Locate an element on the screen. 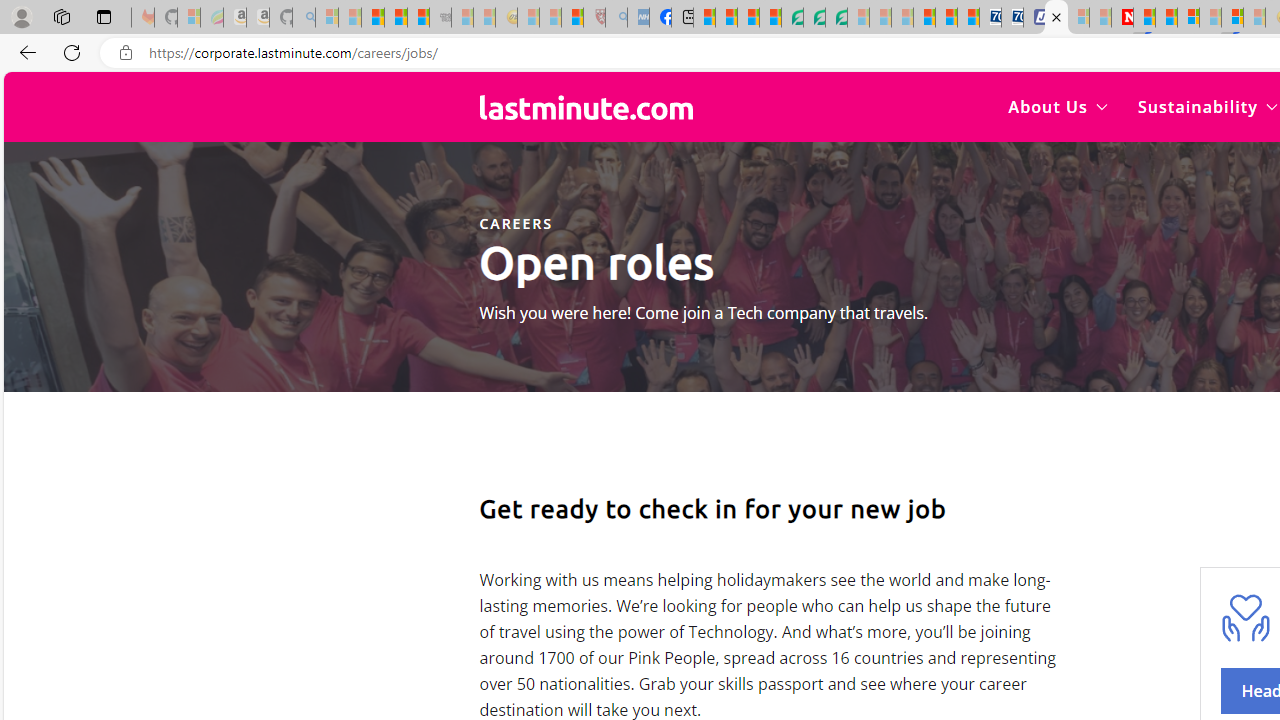 This screenshot has height=720, width=1280. 'CAREERS' is located at coordinates (515, 223).